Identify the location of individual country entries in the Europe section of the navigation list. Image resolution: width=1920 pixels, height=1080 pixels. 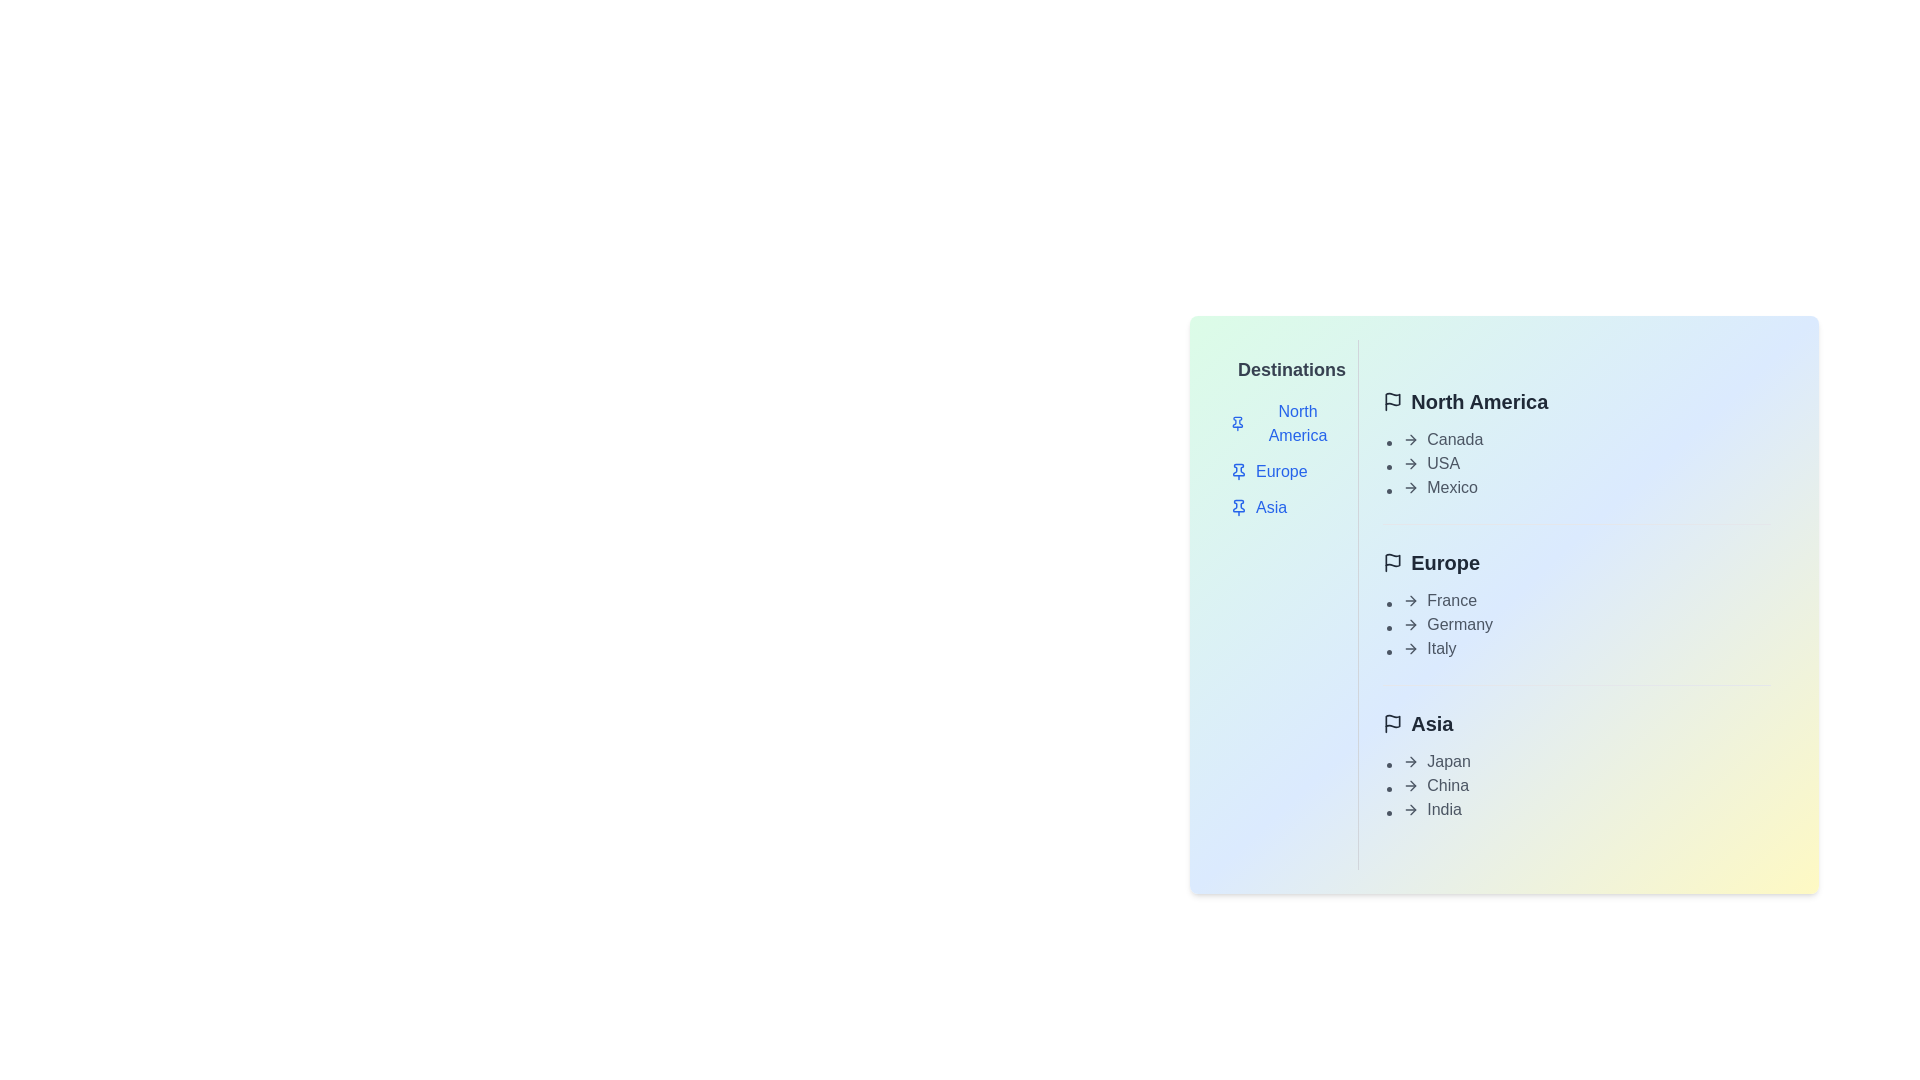
(1576, 623).